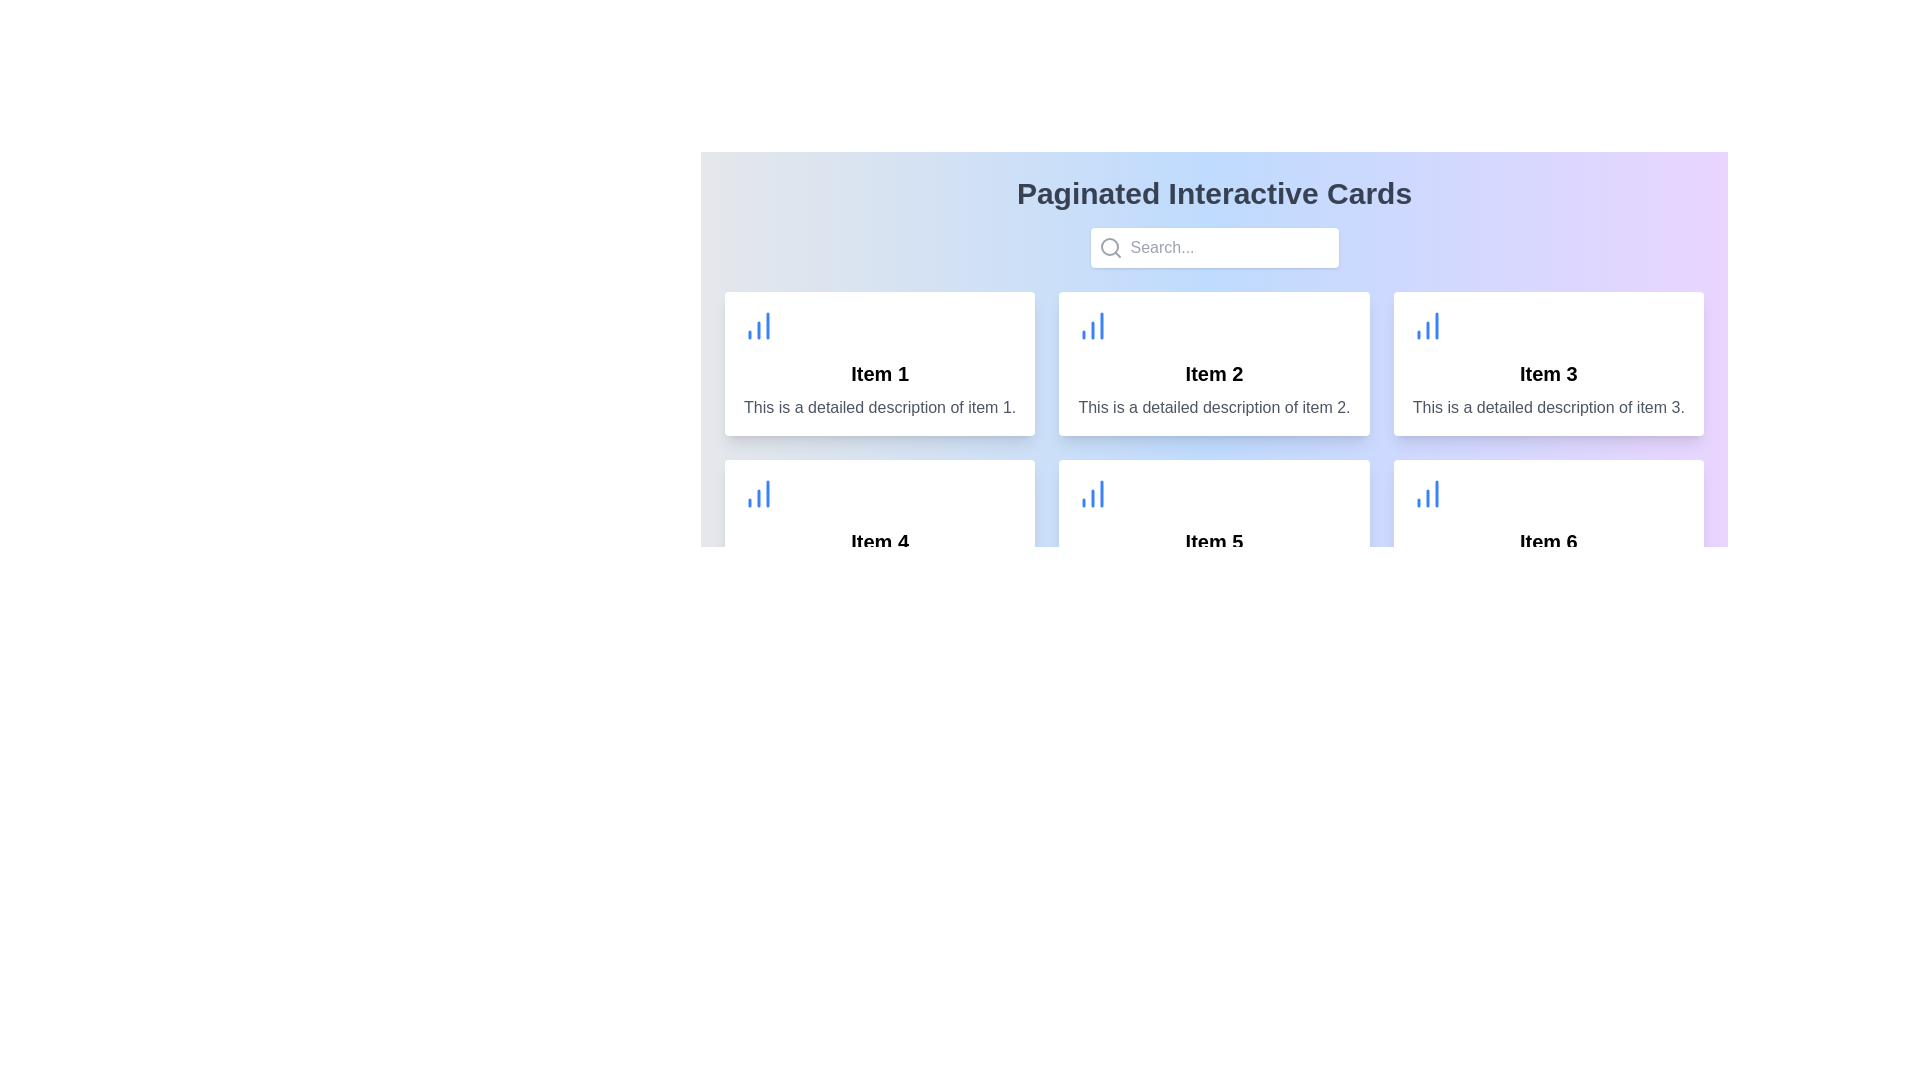 This screenshot has width=1920, height=1080. What do you see at coordinates (1092, 493) in the screenshot?
I see `the icon that symbolizes data or statistics for the 'Item 5' card located in the second row and second column of the grid layout` at bounding box center [1092, 493].